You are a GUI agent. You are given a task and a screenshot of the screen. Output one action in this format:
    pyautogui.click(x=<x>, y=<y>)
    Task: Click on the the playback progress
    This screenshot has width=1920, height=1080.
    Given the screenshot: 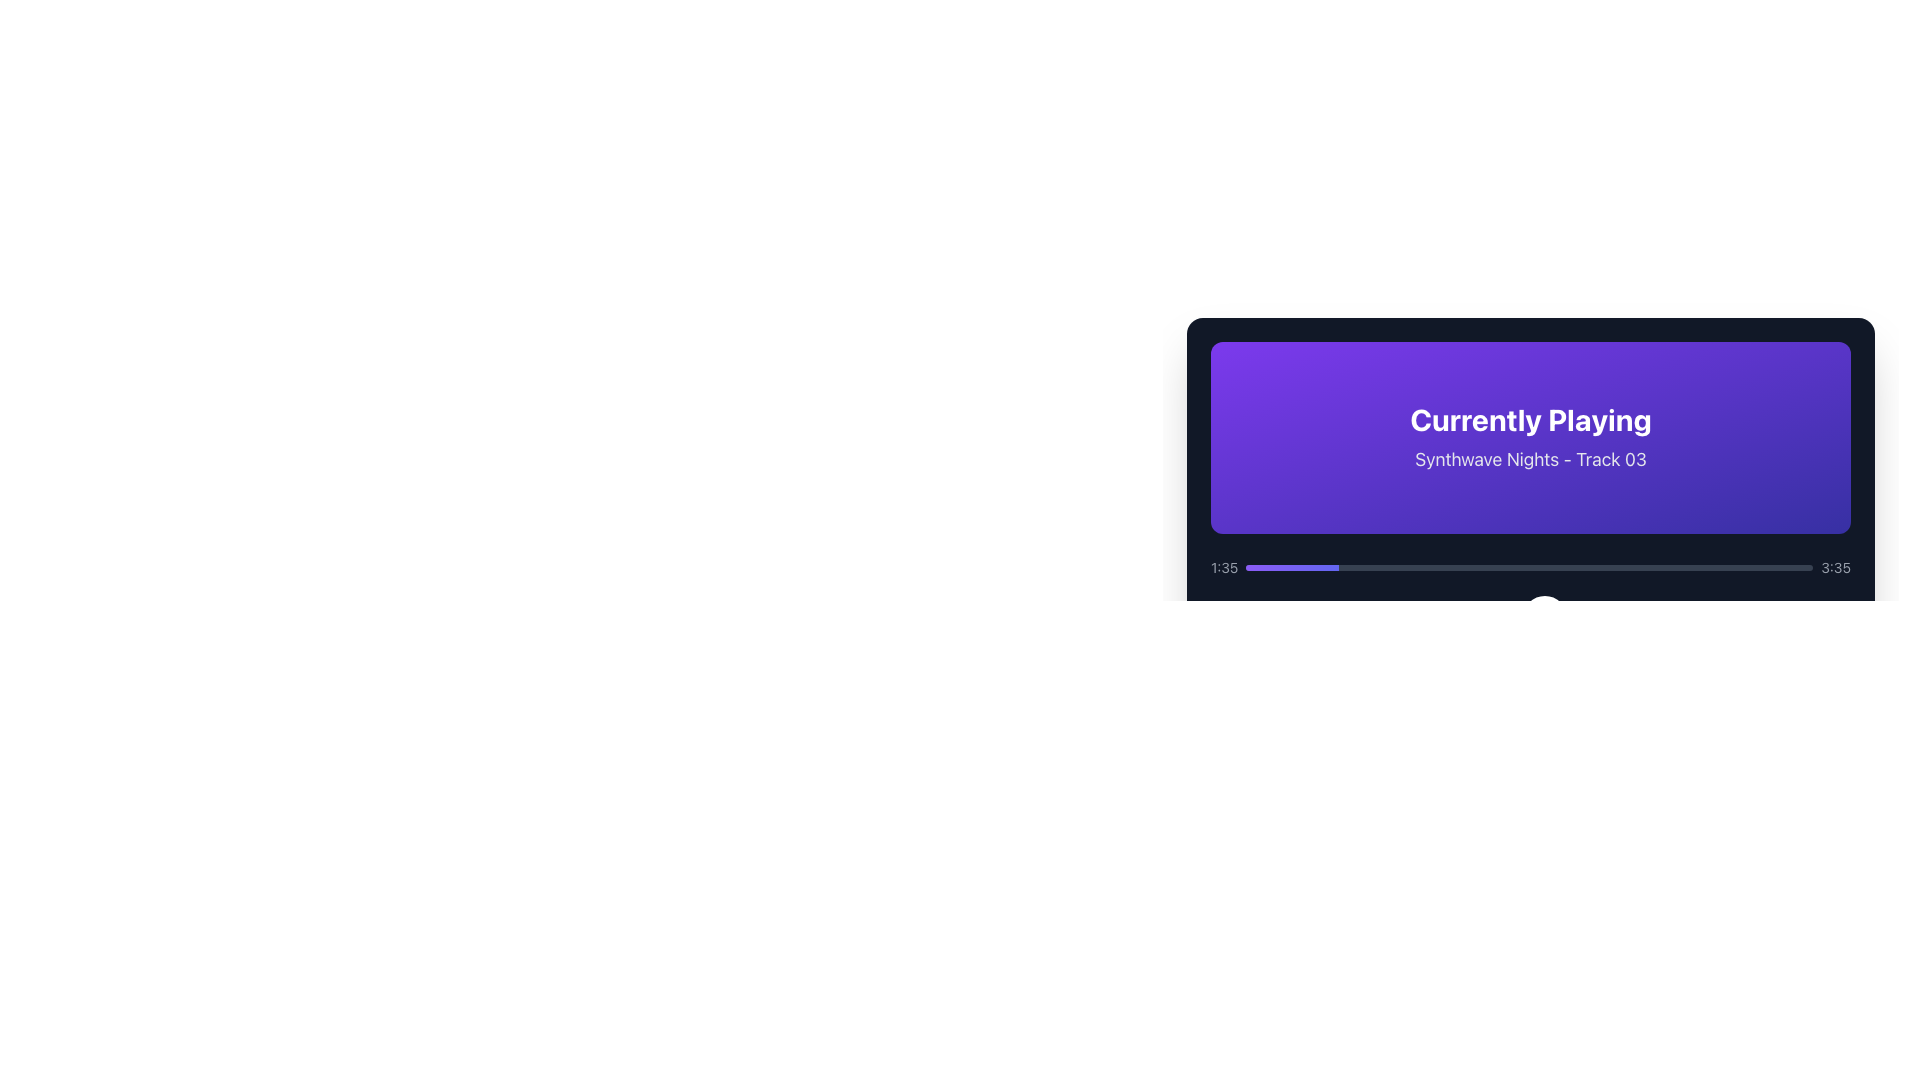 What is the action you would take?
    pyautogui.click(x=1657, y=567)
    